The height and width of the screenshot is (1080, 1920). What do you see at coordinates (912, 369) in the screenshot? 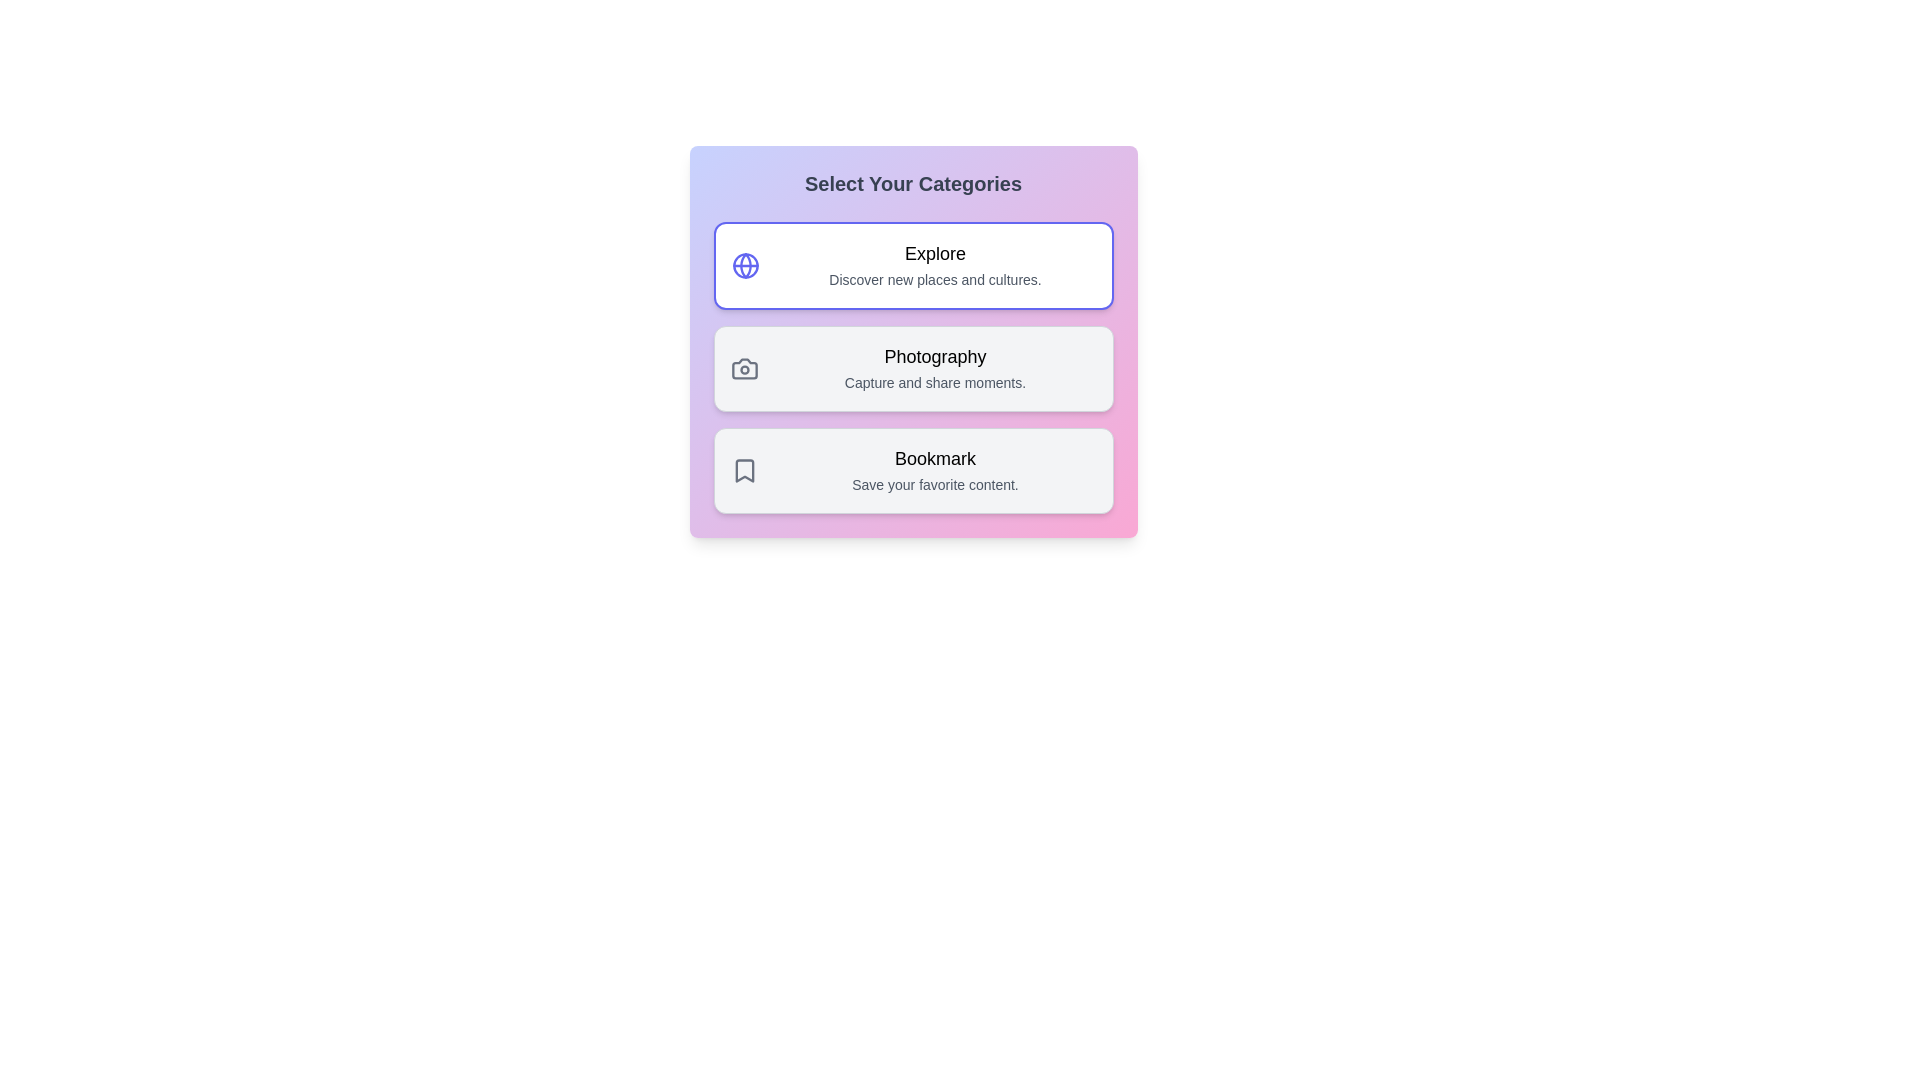
I see `the category Photography` at bounding box center [912, 369].